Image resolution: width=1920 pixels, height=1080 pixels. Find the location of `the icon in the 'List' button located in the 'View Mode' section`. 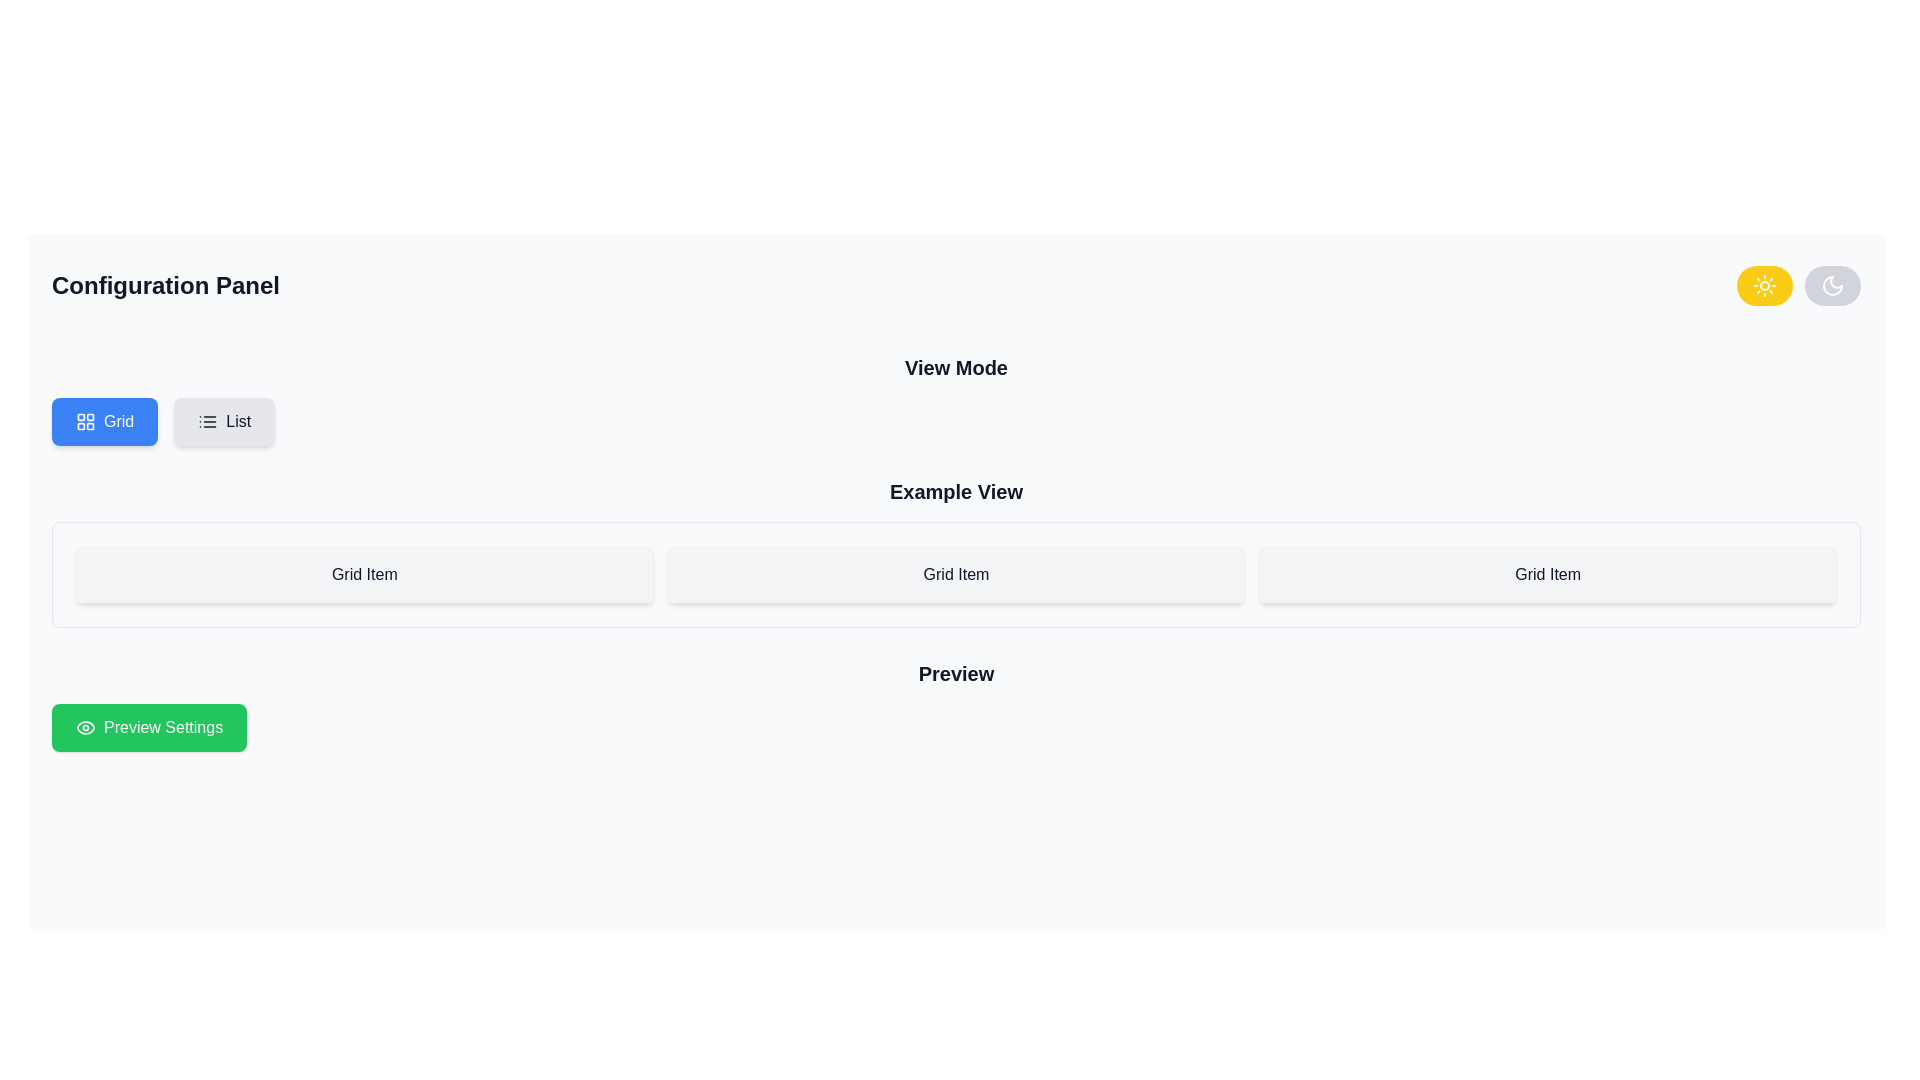

the icon in the 'List' button located in the 'View Mode' section is located at coordinates (208, 420).